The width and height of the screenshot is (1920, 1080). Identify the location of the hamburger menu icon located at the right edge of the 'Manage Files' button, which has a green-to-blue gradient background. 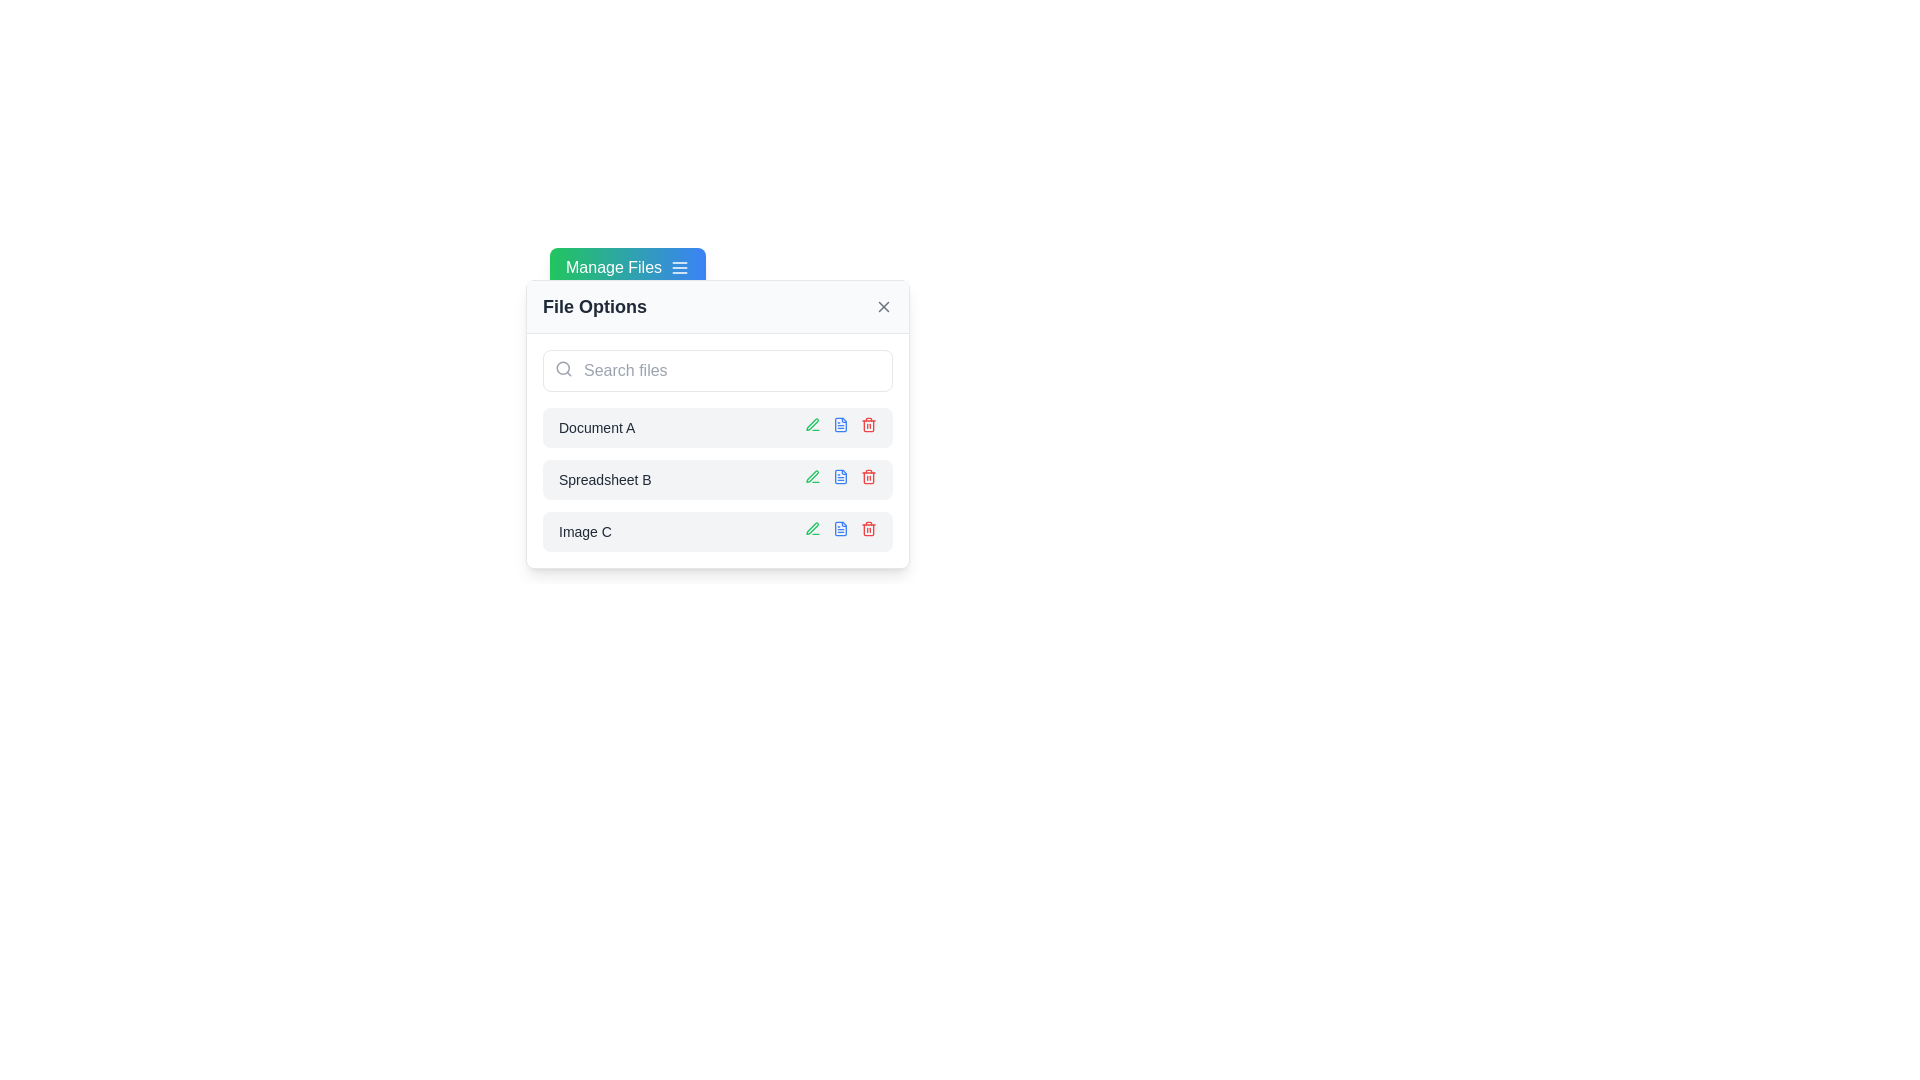
(680, 266).